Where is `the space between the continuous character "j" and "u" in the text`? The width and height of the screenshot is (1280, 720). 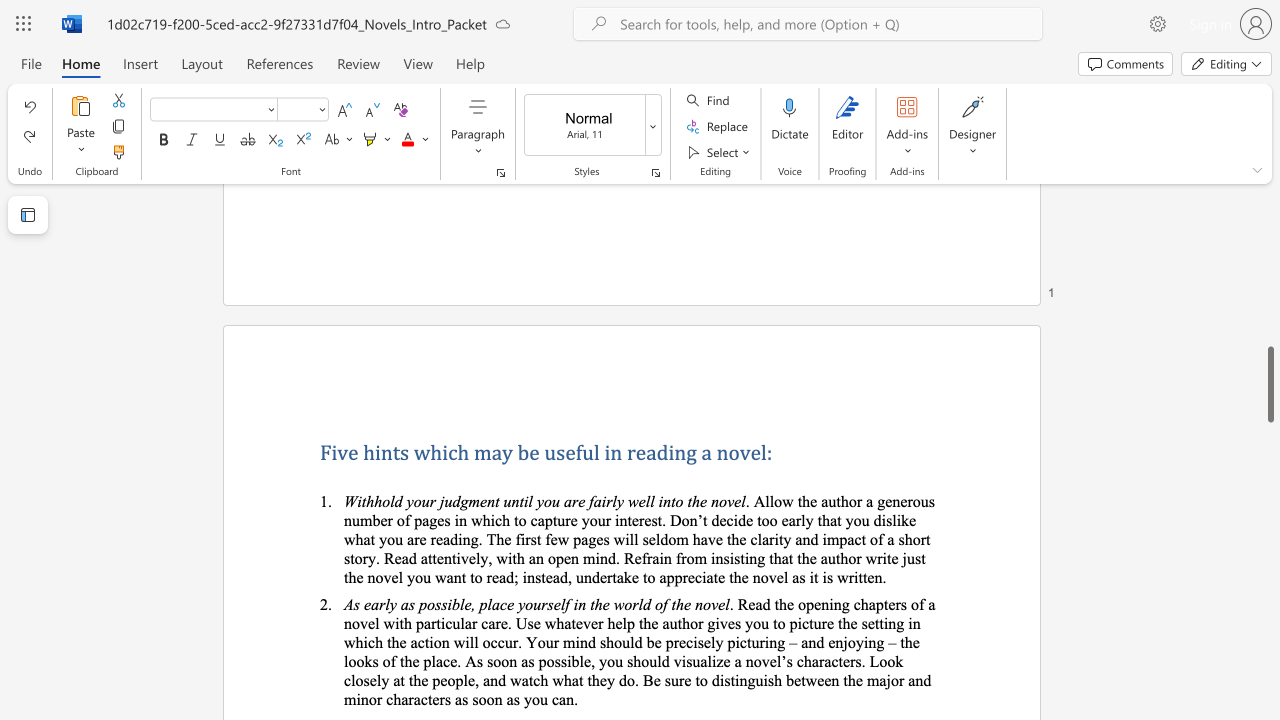 the space between the continuous character "j" and "u" in the text is located at coordinates (444, 500).